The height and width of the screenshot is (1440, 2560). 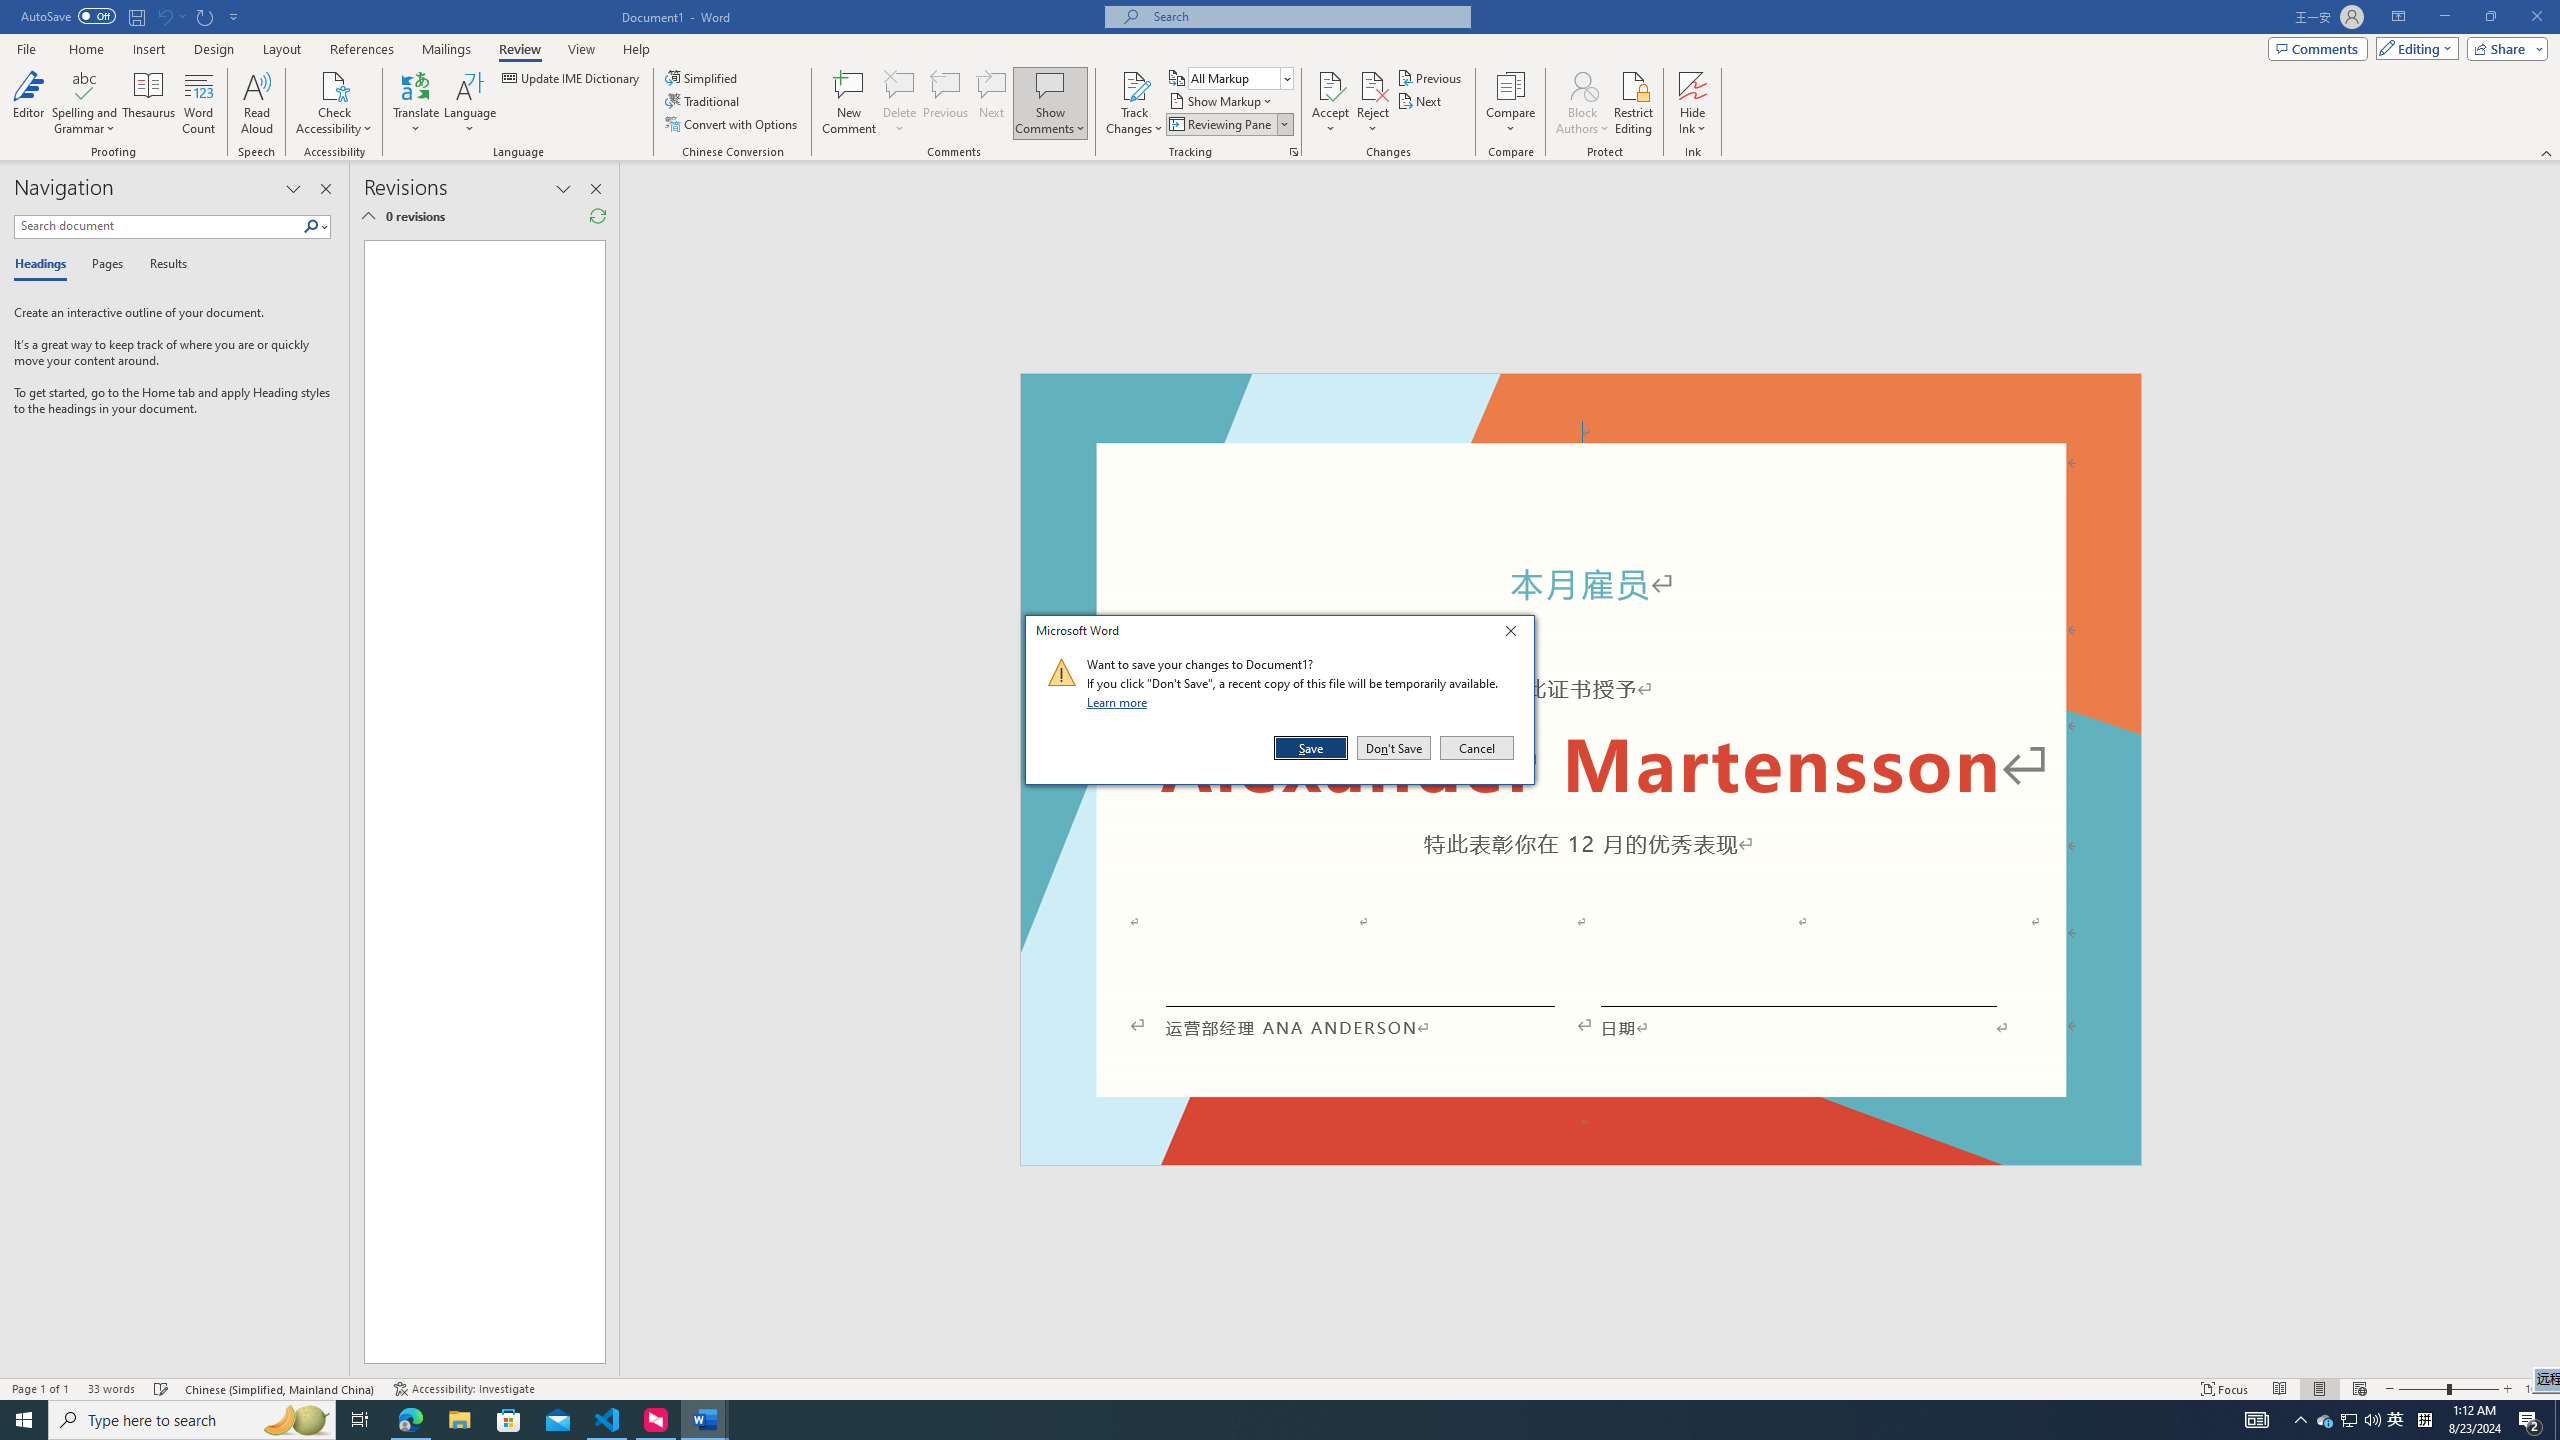 I want to click on 'Spelling and Grammar', so click(x=85, y=103).